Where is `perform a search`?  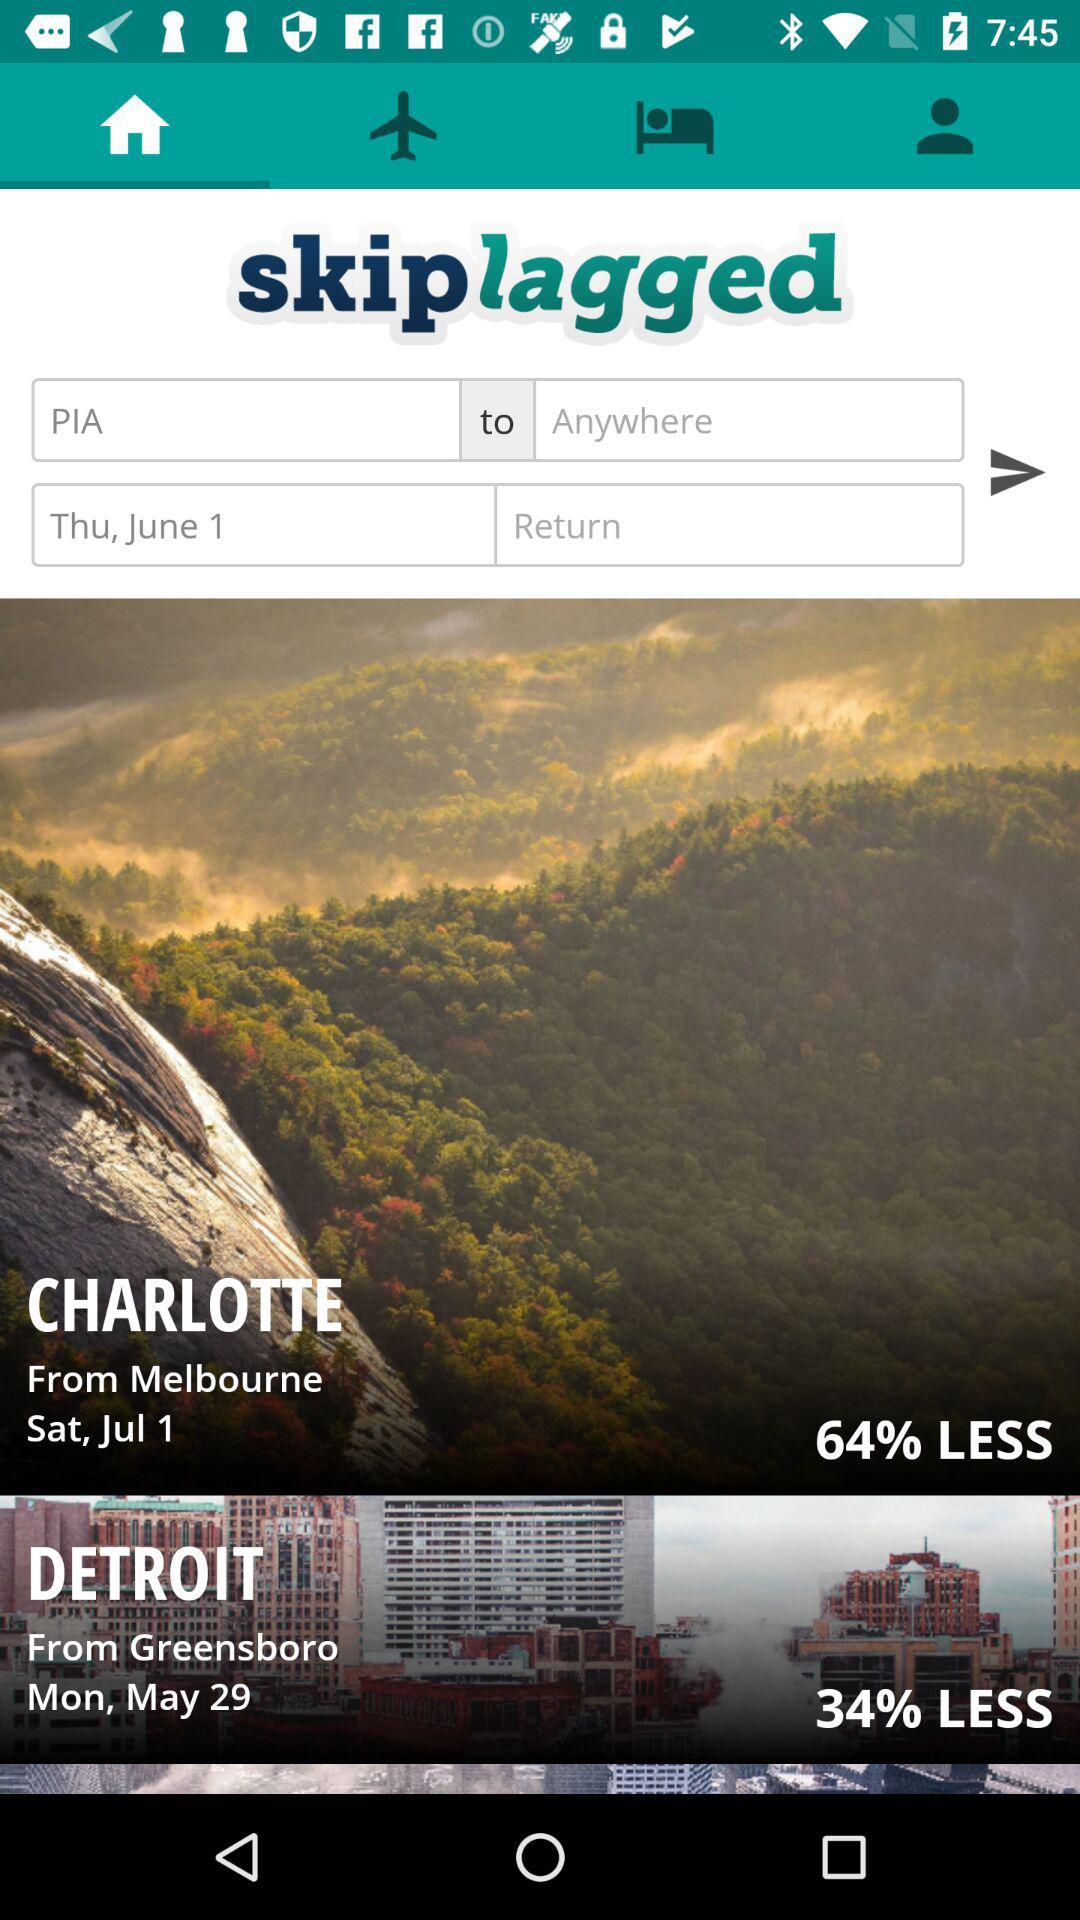
perform a search is located at coordinates (1017, 471).